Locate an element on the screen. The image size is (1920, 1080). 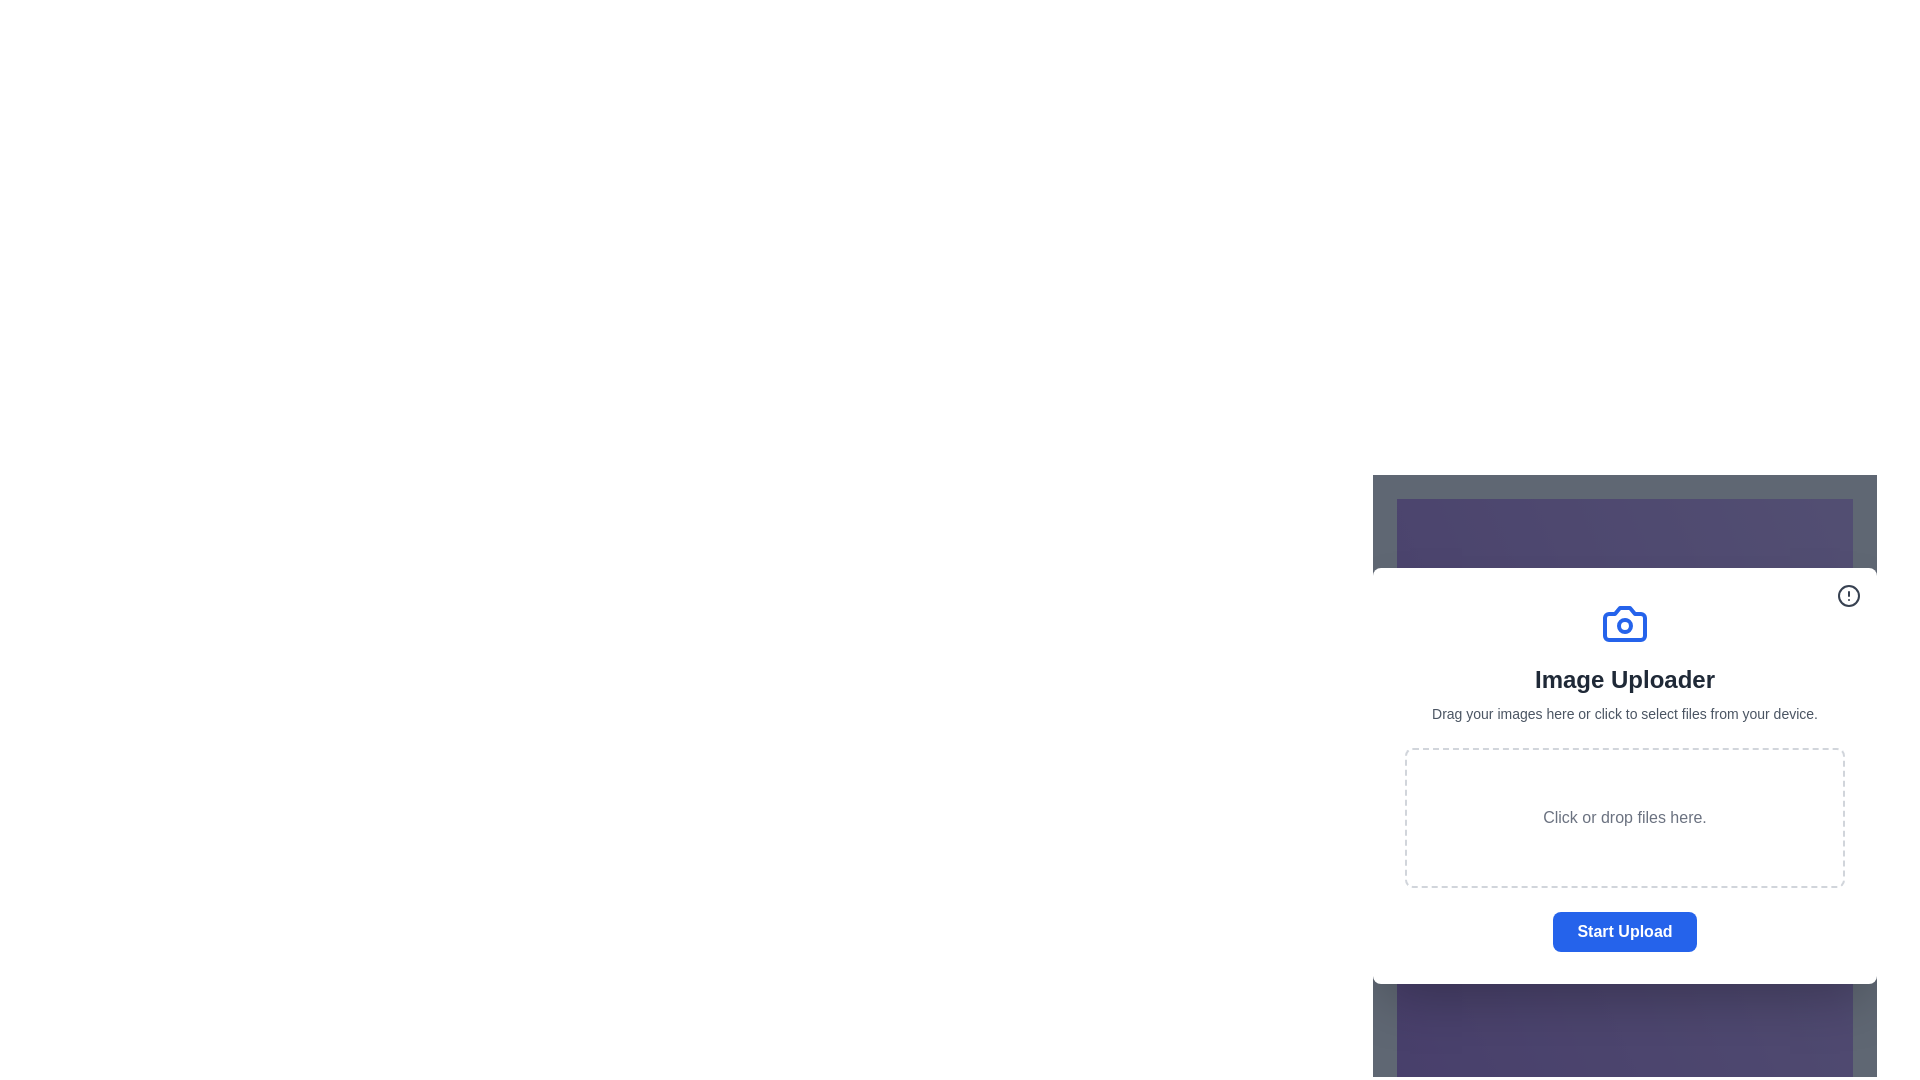
the Text Header that serves as the main heading for the image uploading section, located centered above a description and below a camera icon is located at coordinates (1625, 678).